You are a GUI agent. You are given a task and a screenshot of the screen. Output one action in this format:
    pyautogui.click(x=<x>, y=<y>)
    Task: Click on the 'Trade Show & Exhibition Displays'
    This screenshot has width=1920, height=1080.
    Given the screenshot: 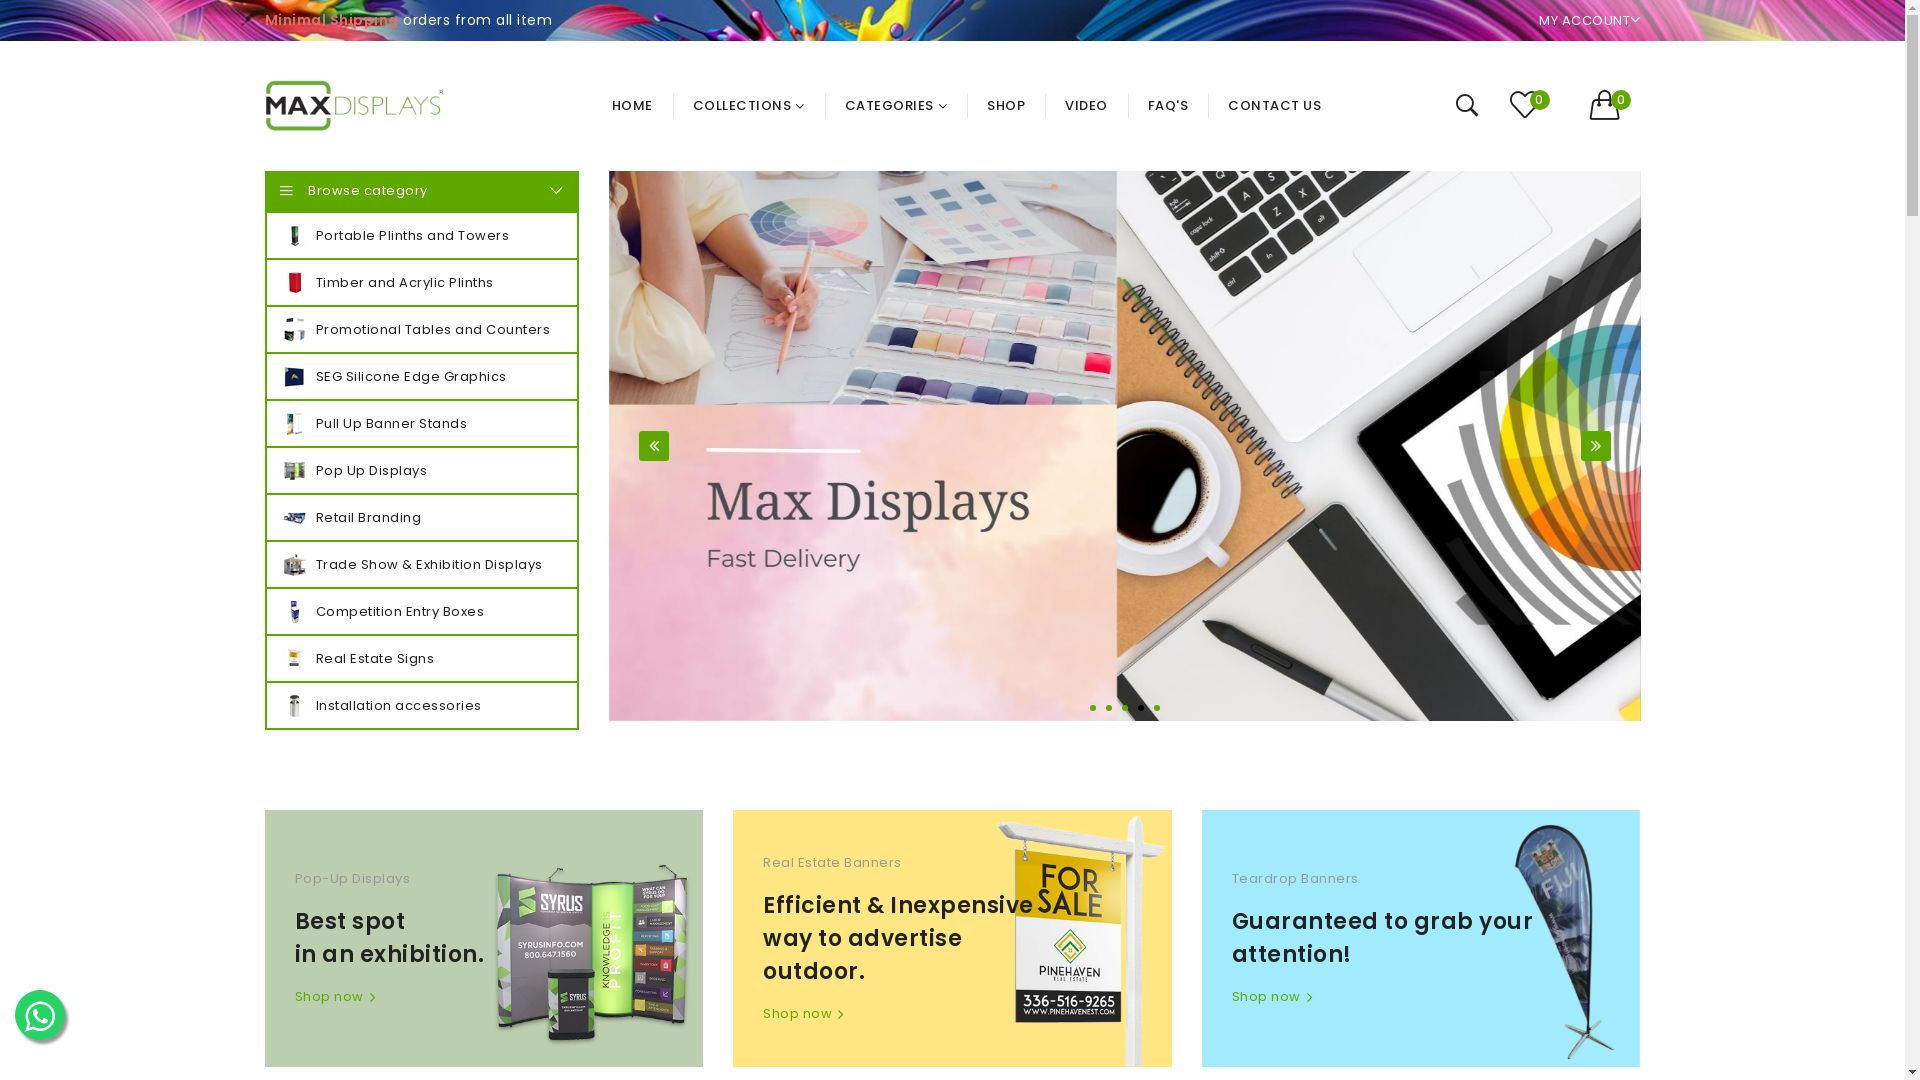 What is the action you would take?
    pyautogui.click(x=420, y=564)
    